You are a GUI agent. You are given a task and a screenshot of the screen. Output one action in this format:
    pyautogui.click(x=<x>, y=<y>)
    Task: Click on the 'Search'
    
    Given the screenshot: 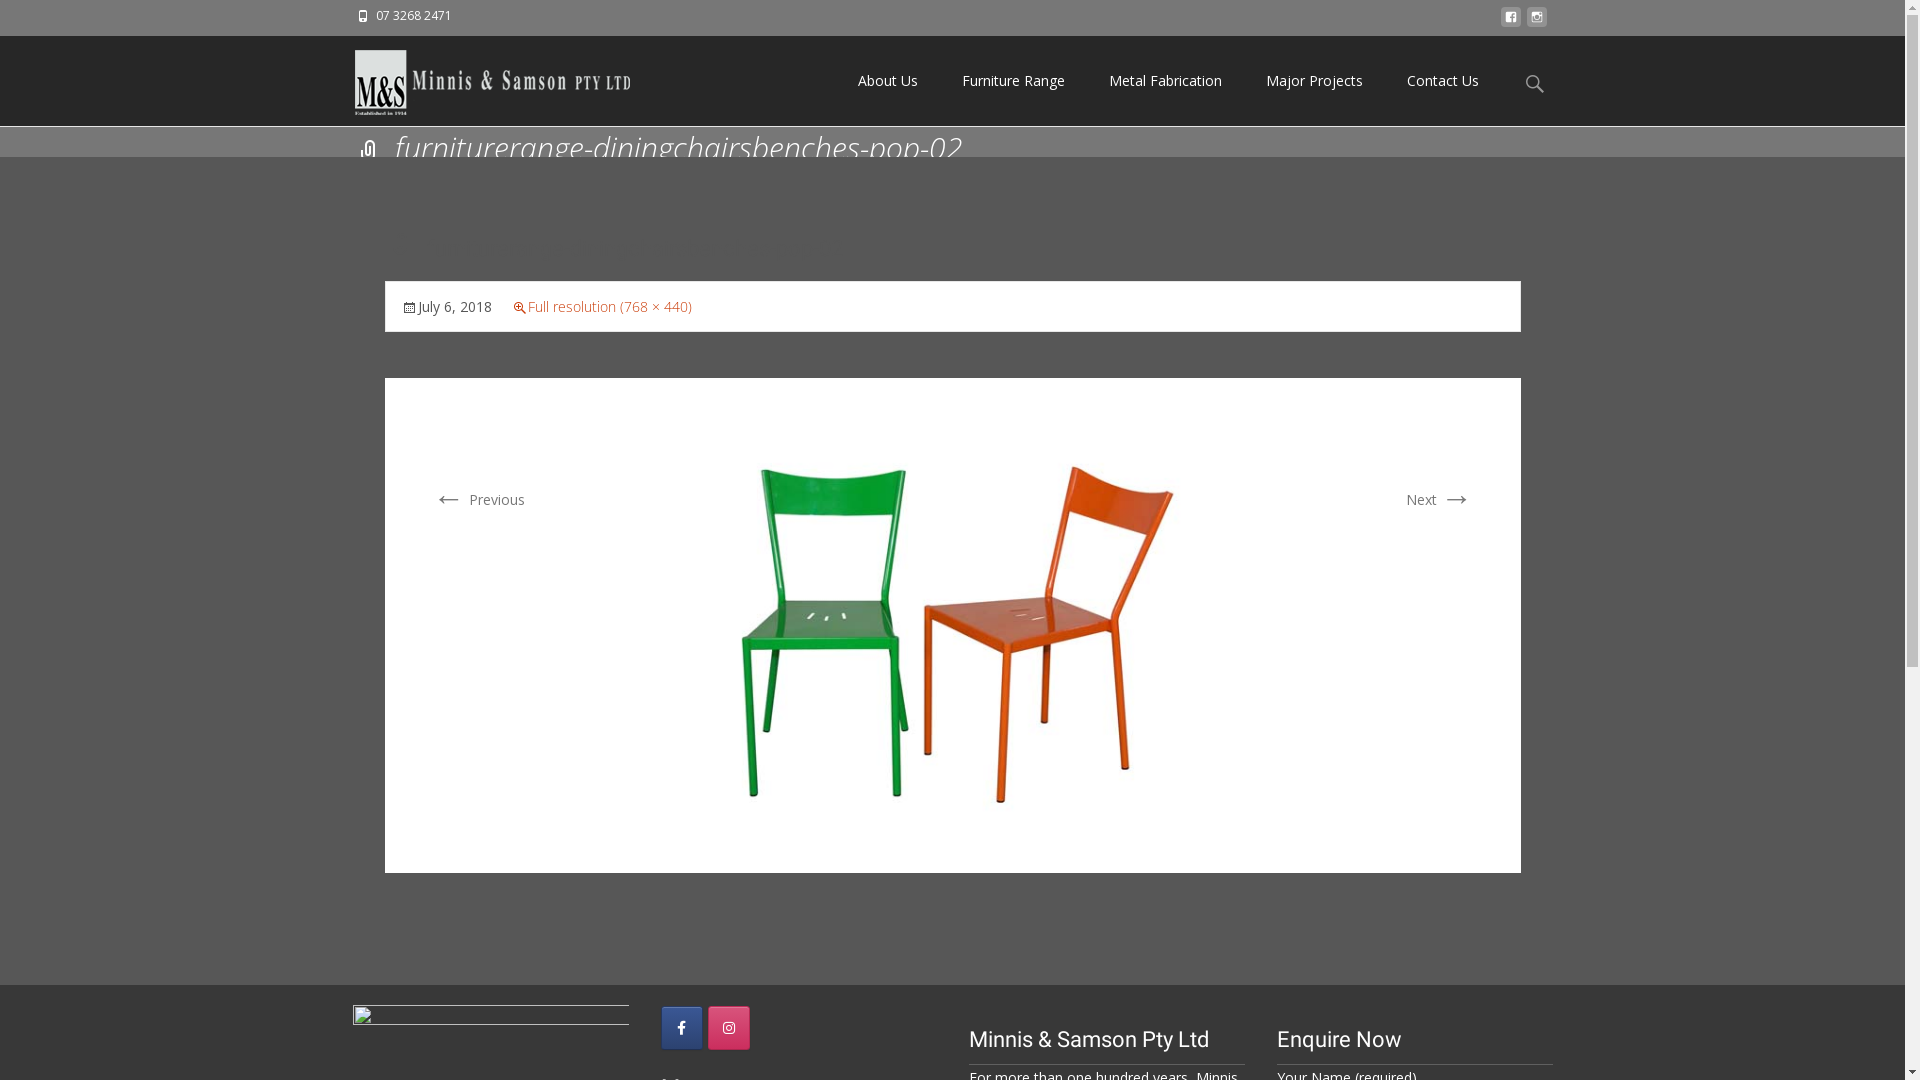 What is the action you would take?
    pyautogui.click(x=24, y=20)
    